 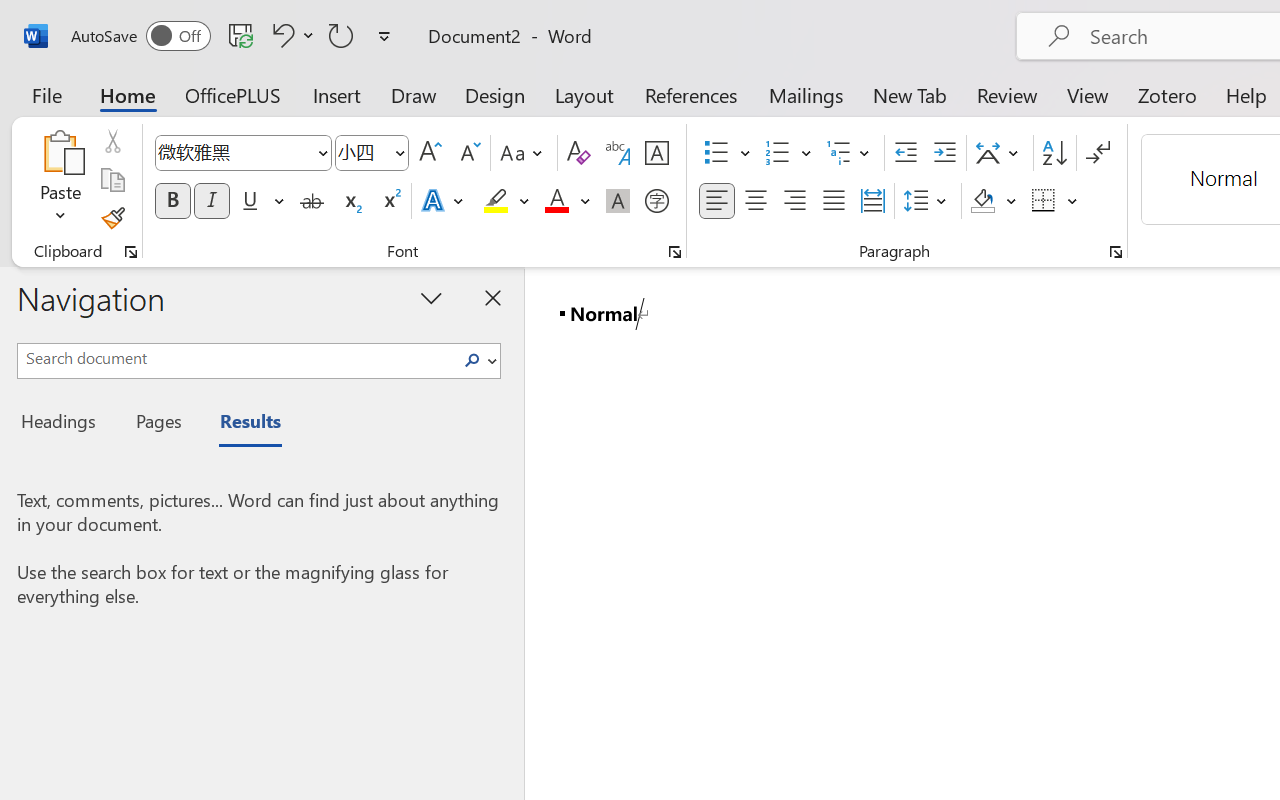 I want to click on 'View', so click(x=1087, y=94).